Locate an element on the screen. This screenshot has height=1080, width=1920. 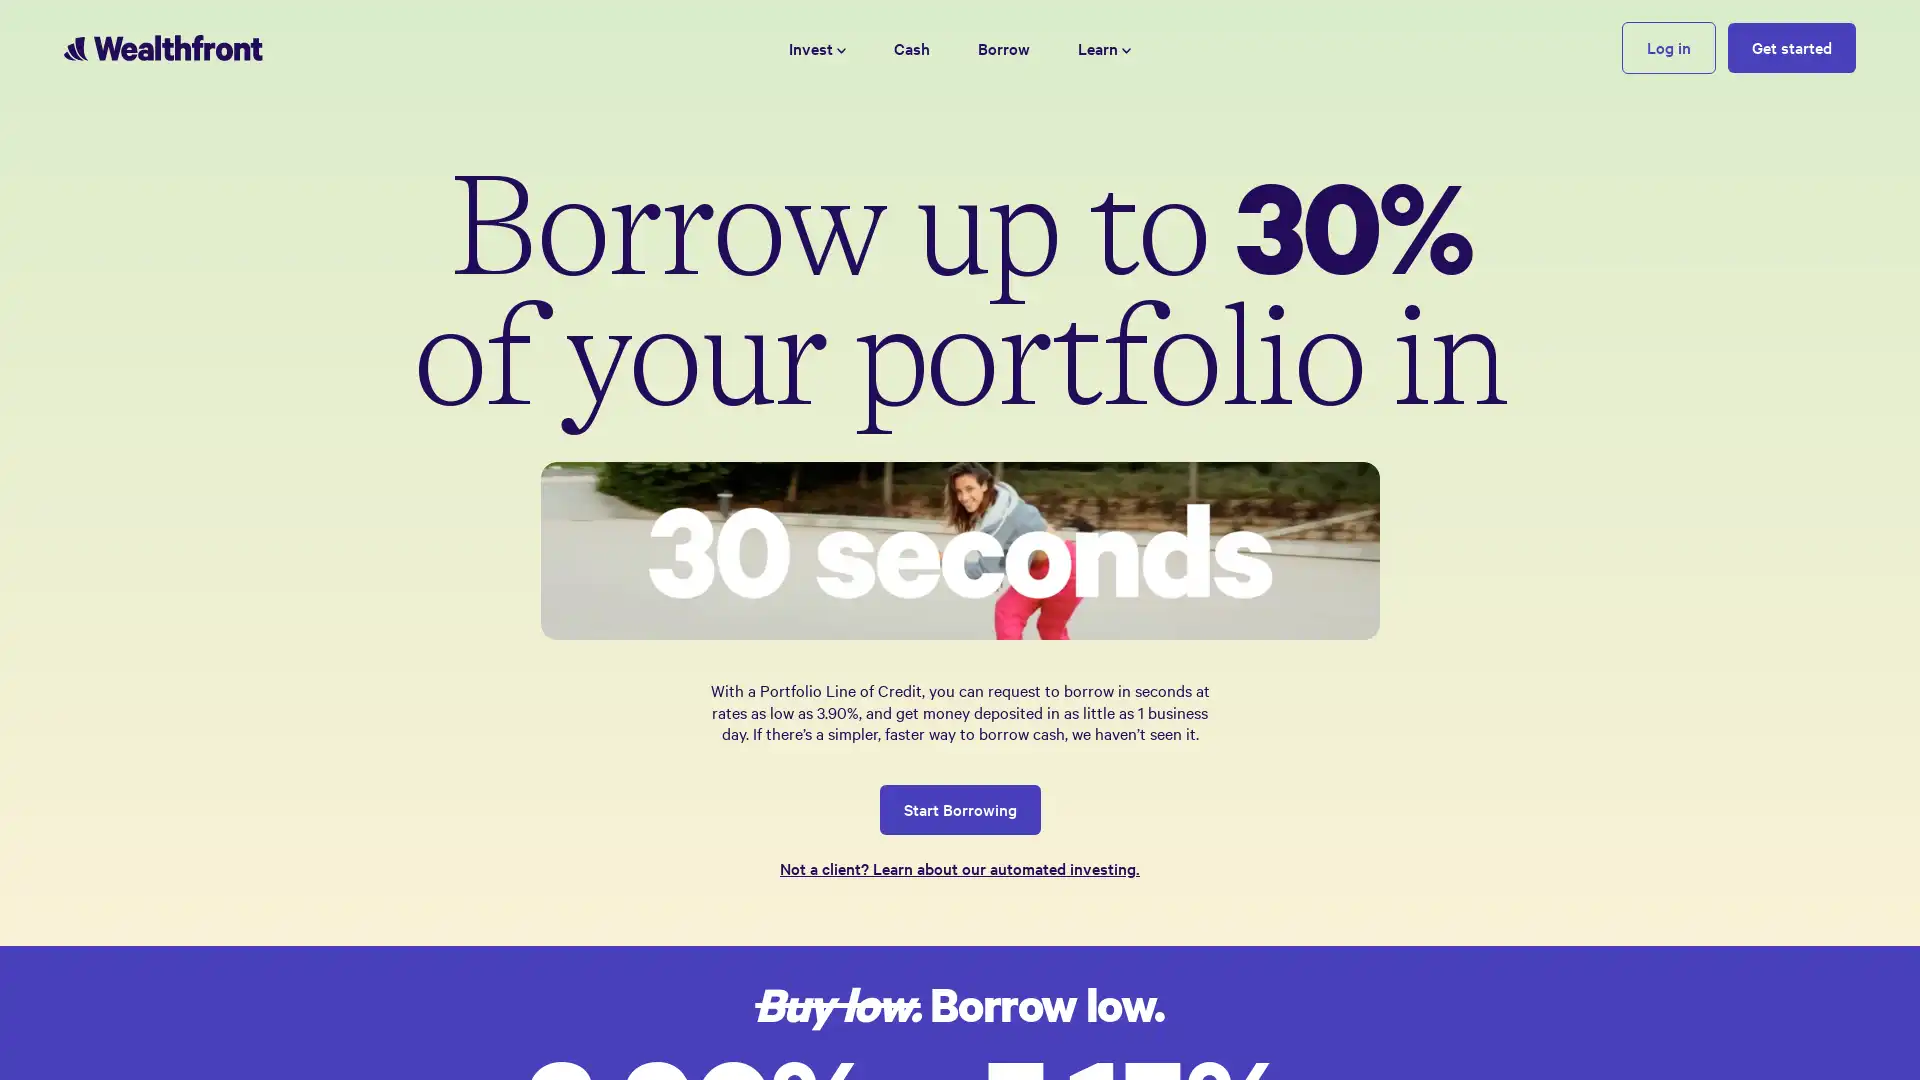
Learn is located at coordinates (1103, 46).